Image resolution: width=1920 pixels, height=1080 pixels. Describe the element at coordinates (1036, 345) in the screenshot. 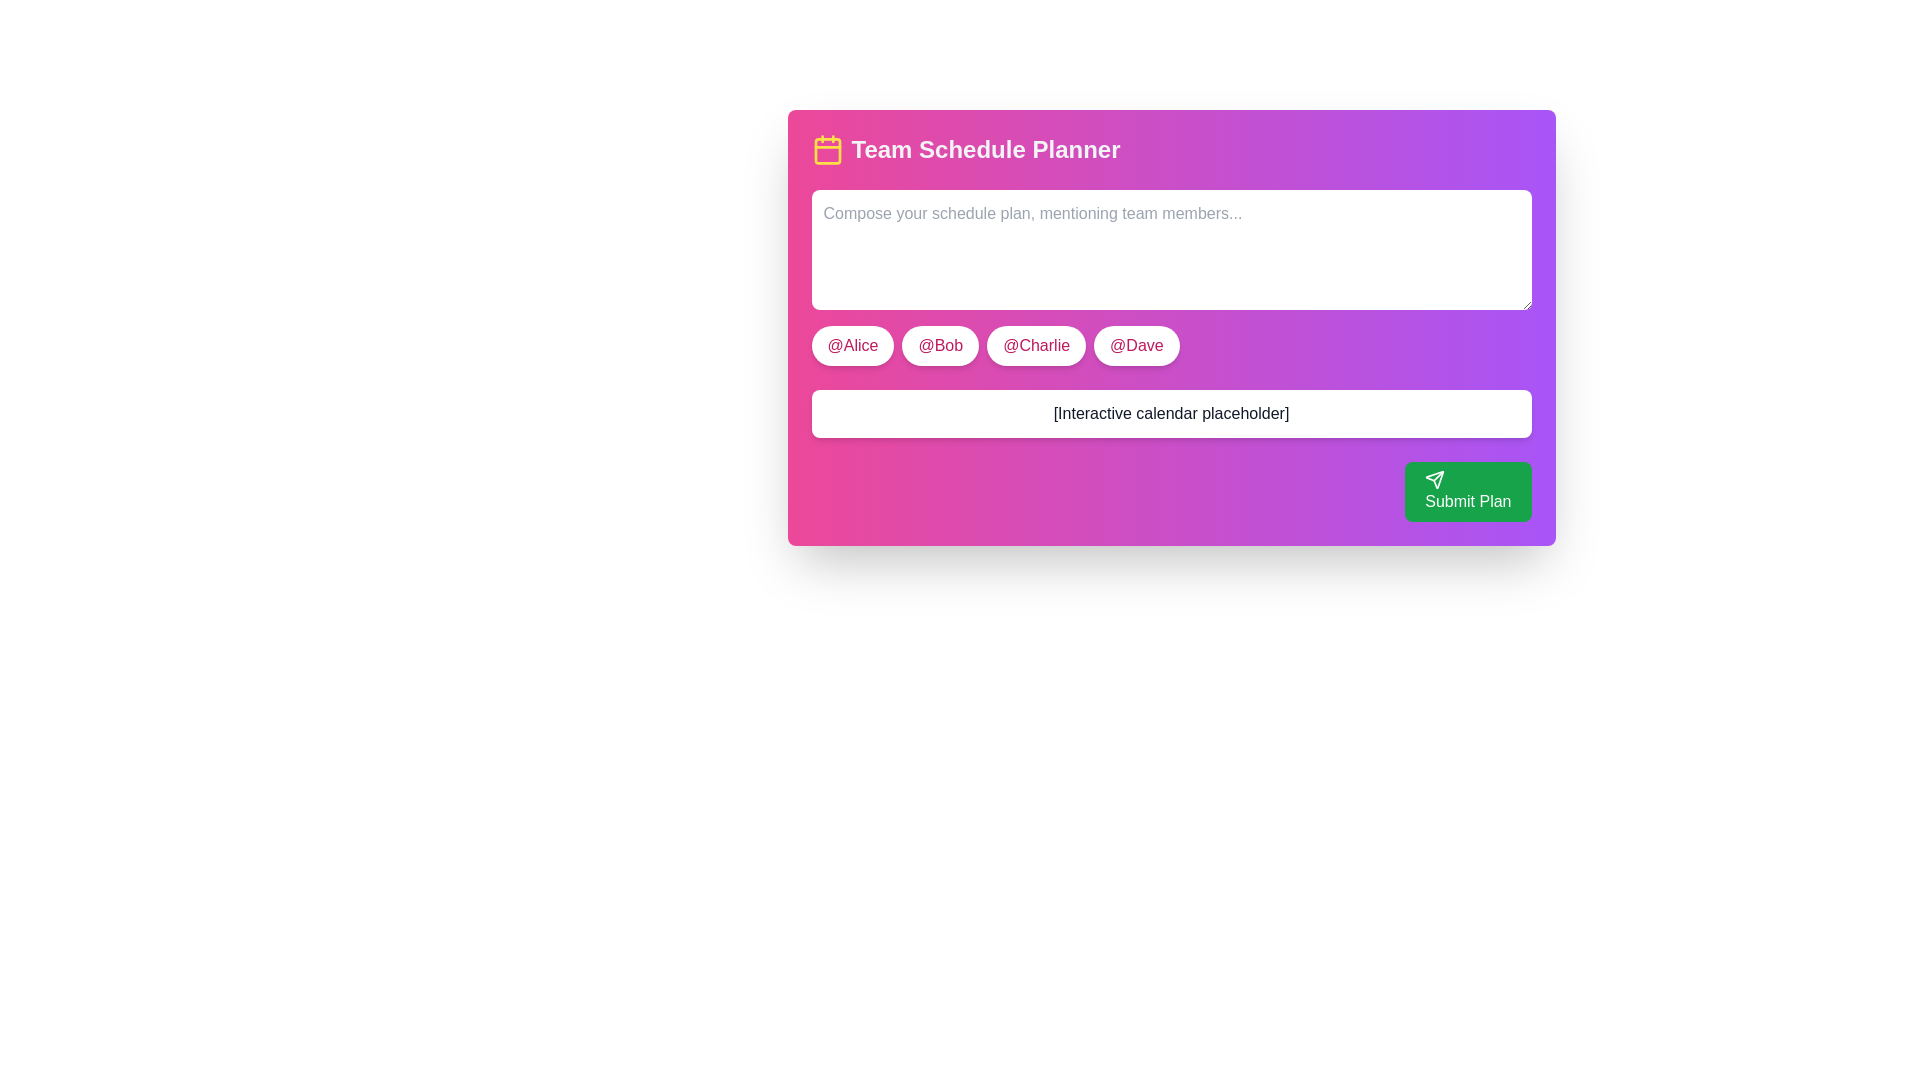

I see `the button styled as a rounded label with a white background and pink text displaying '@Charlie'` at that location.